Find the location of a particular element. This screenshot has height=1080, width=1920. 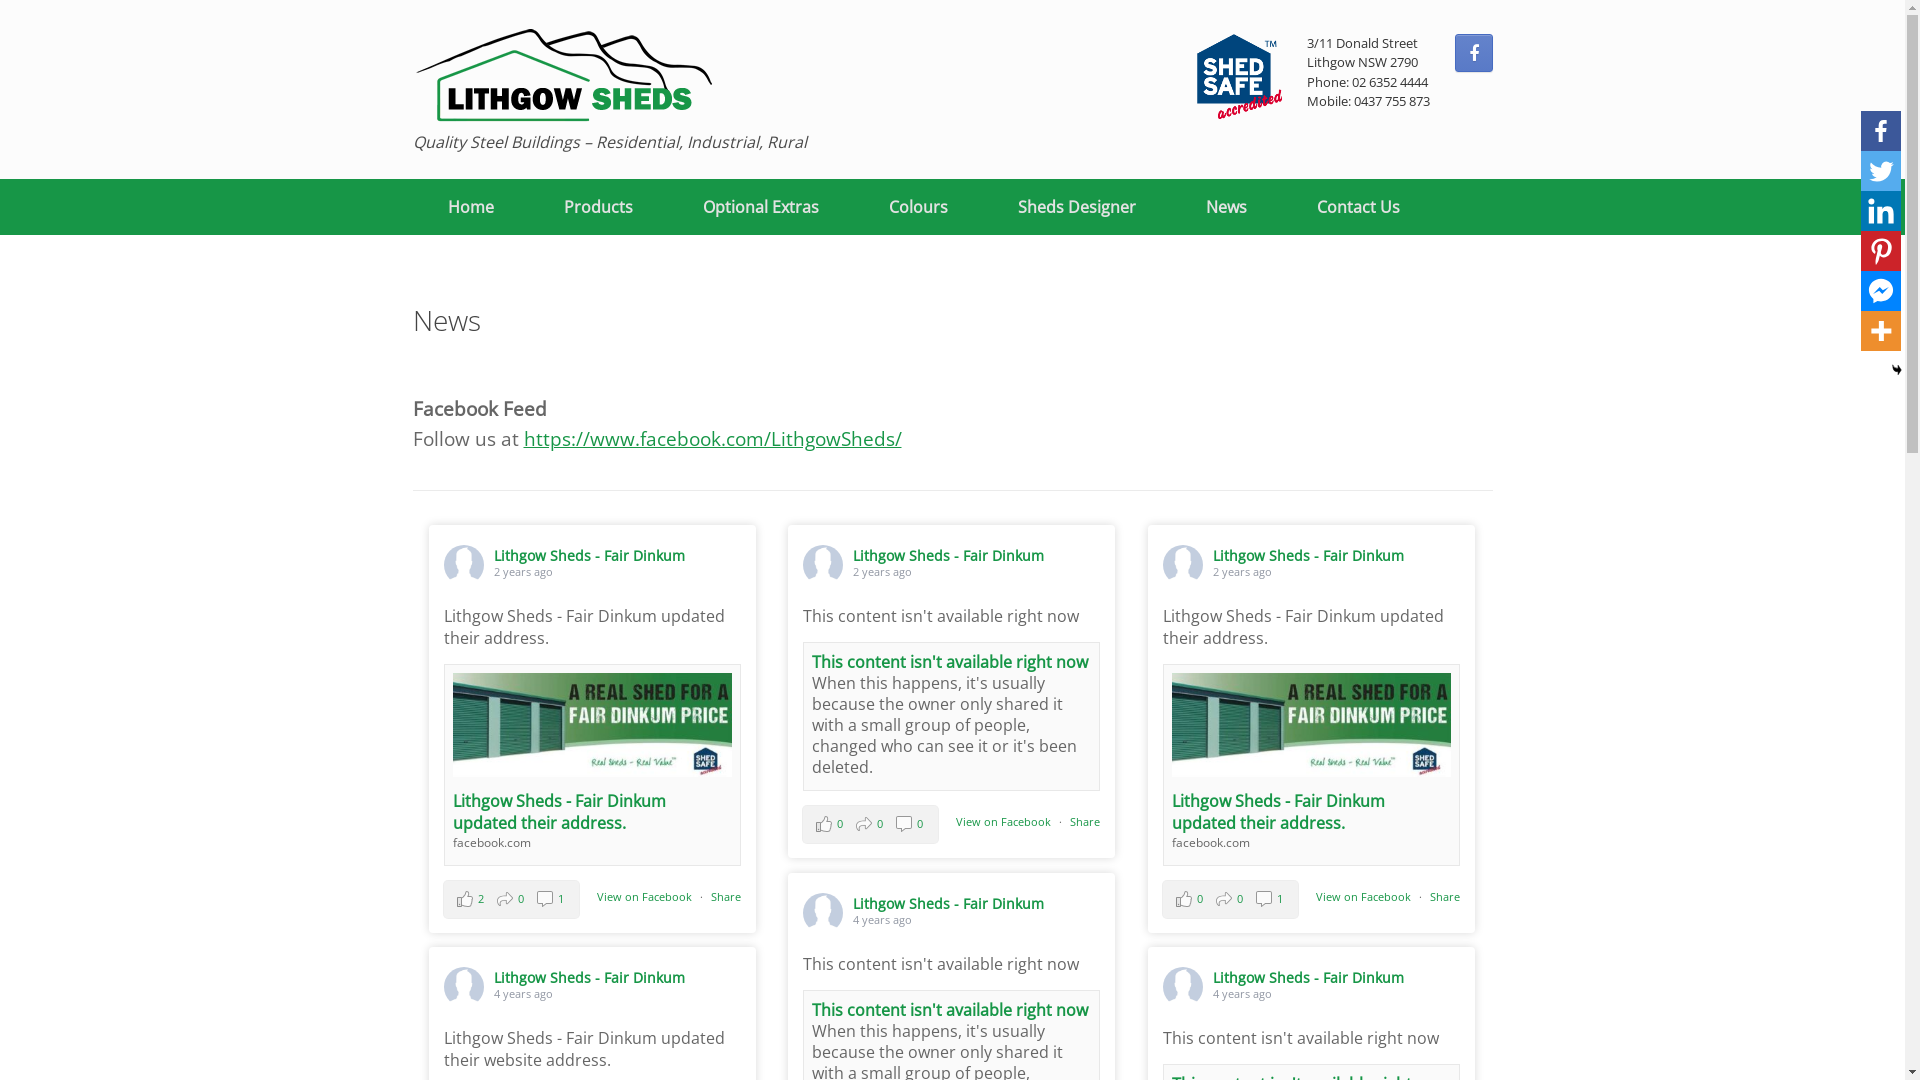

'Facebook' is located at coordinates (1880, 131).